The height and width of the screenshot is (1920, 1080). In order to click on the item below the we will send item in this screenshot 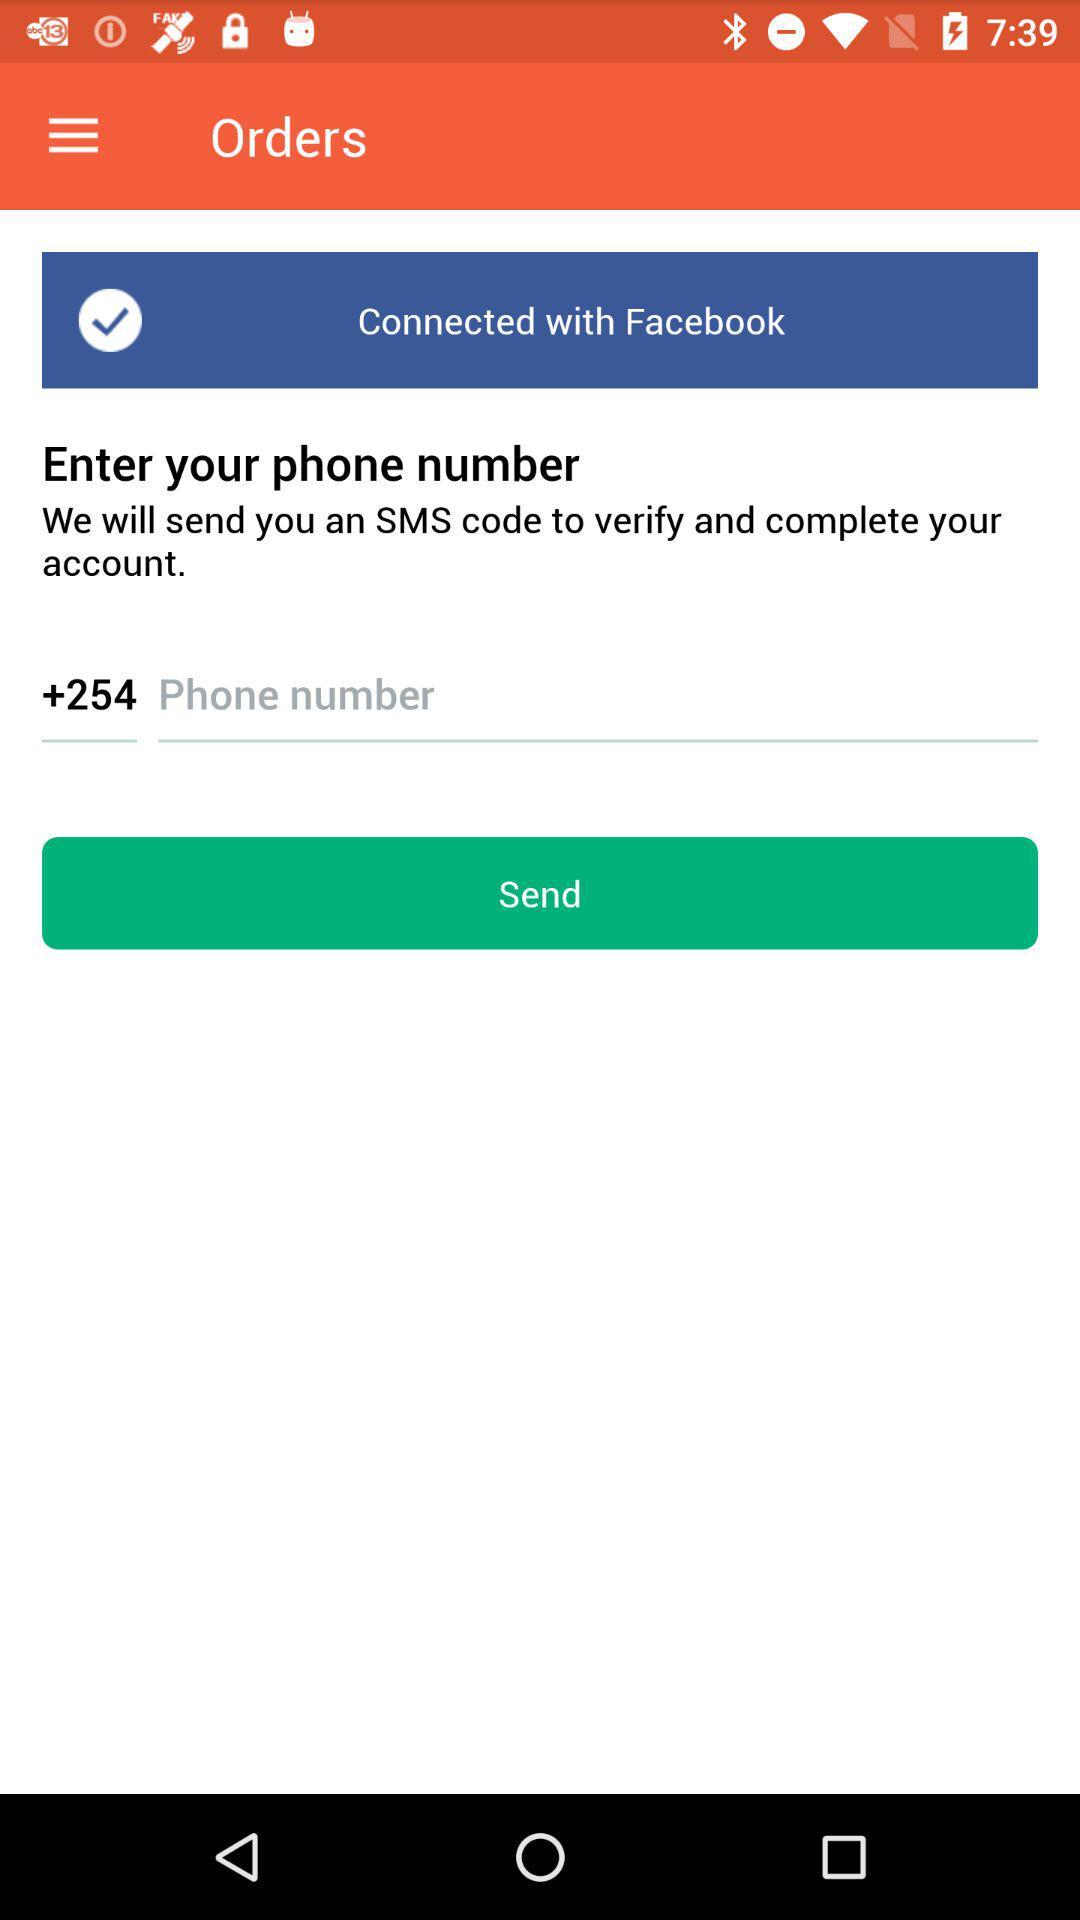, I will do `click(597, 675)`.